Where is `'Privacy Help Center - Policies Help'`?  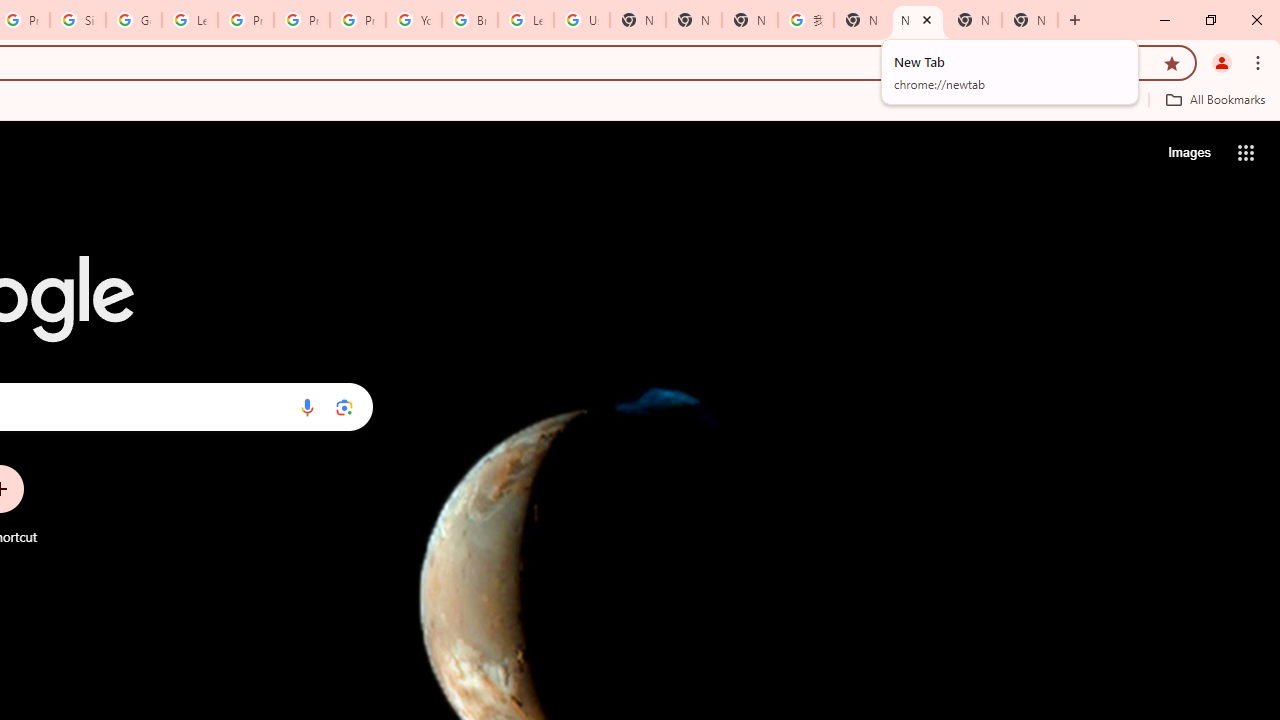
'Privacy Help Center - Policies Help' is located at coordinates (301, 20).